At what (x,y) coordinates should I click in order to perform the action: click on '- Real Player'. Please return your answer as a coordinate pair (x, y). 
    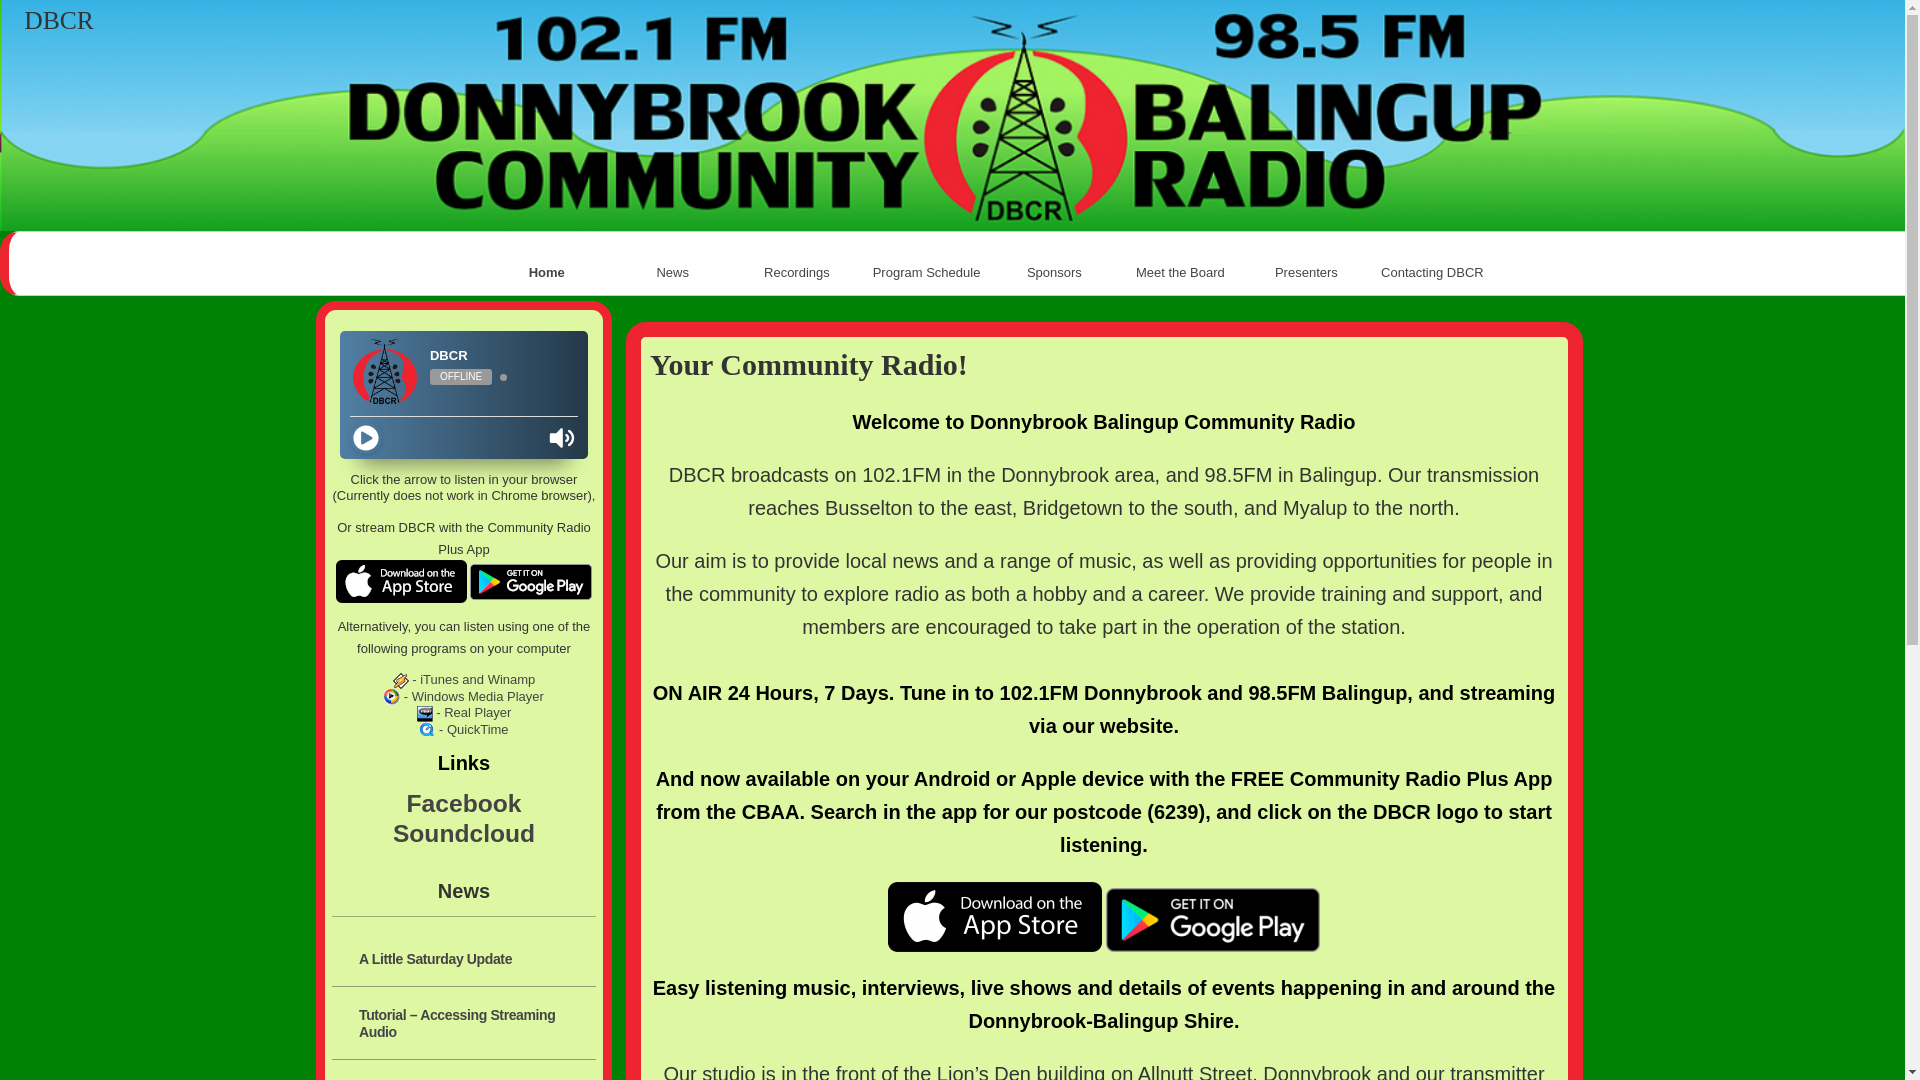
    Looking at the image, I should click on (463, 711).